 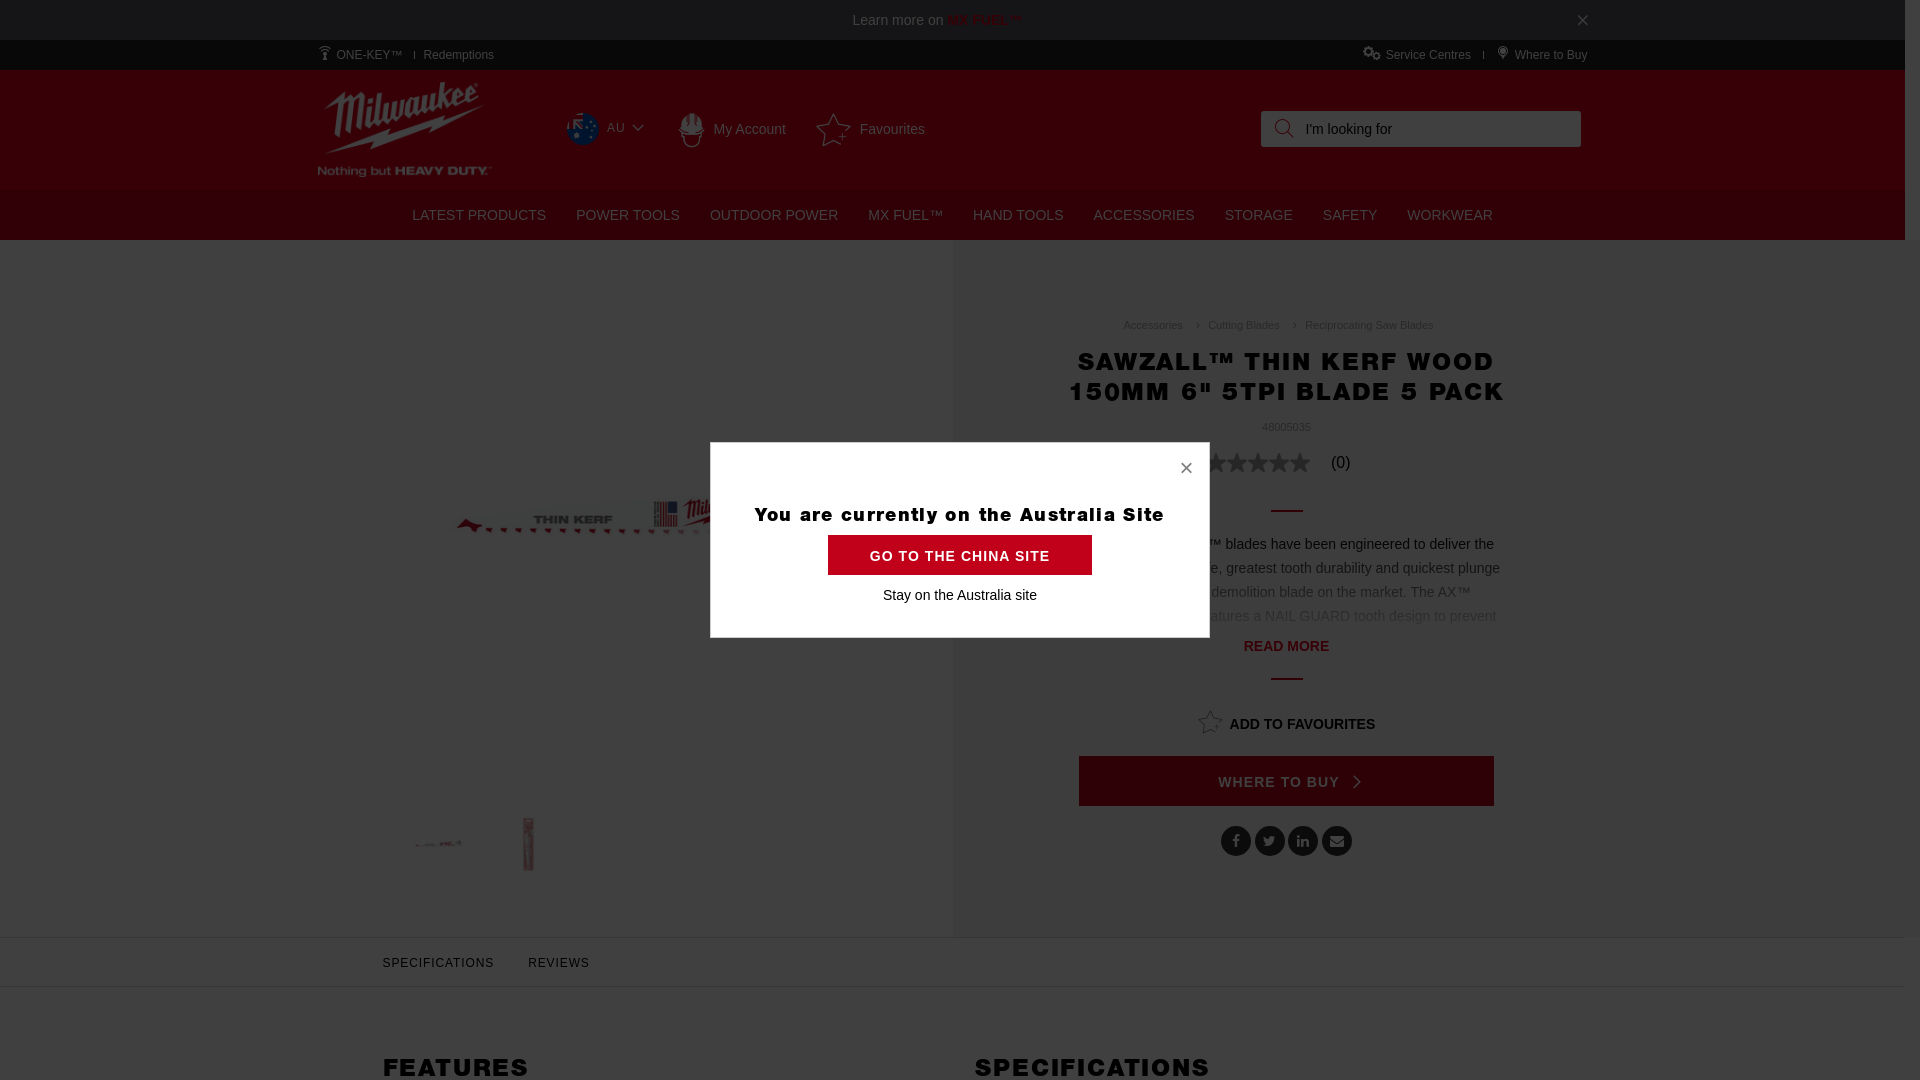 I want to click on 'SAFETY', so click(x=1349, y=215).